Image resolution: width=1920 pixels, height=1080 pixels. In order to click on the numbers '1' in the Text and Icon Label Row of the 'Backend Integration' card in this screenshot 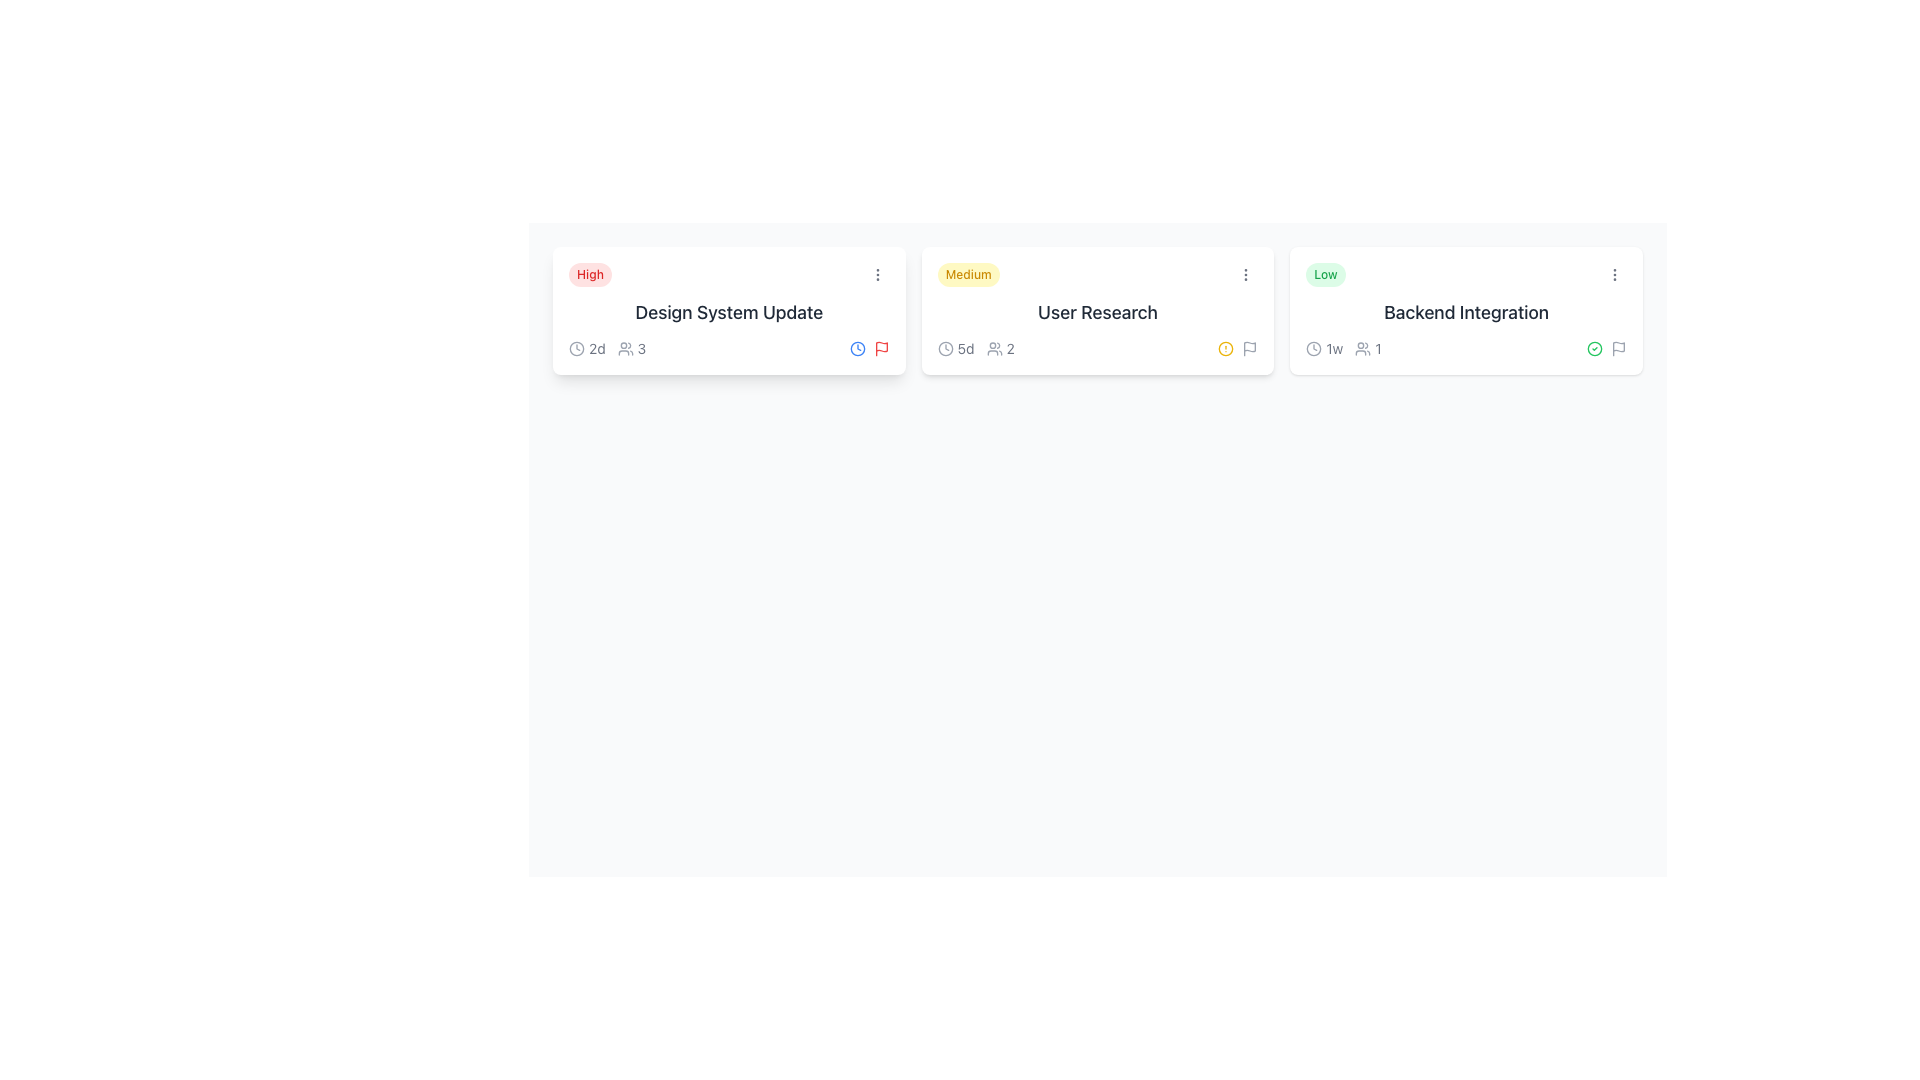, I will do `click(1344, 347)`.